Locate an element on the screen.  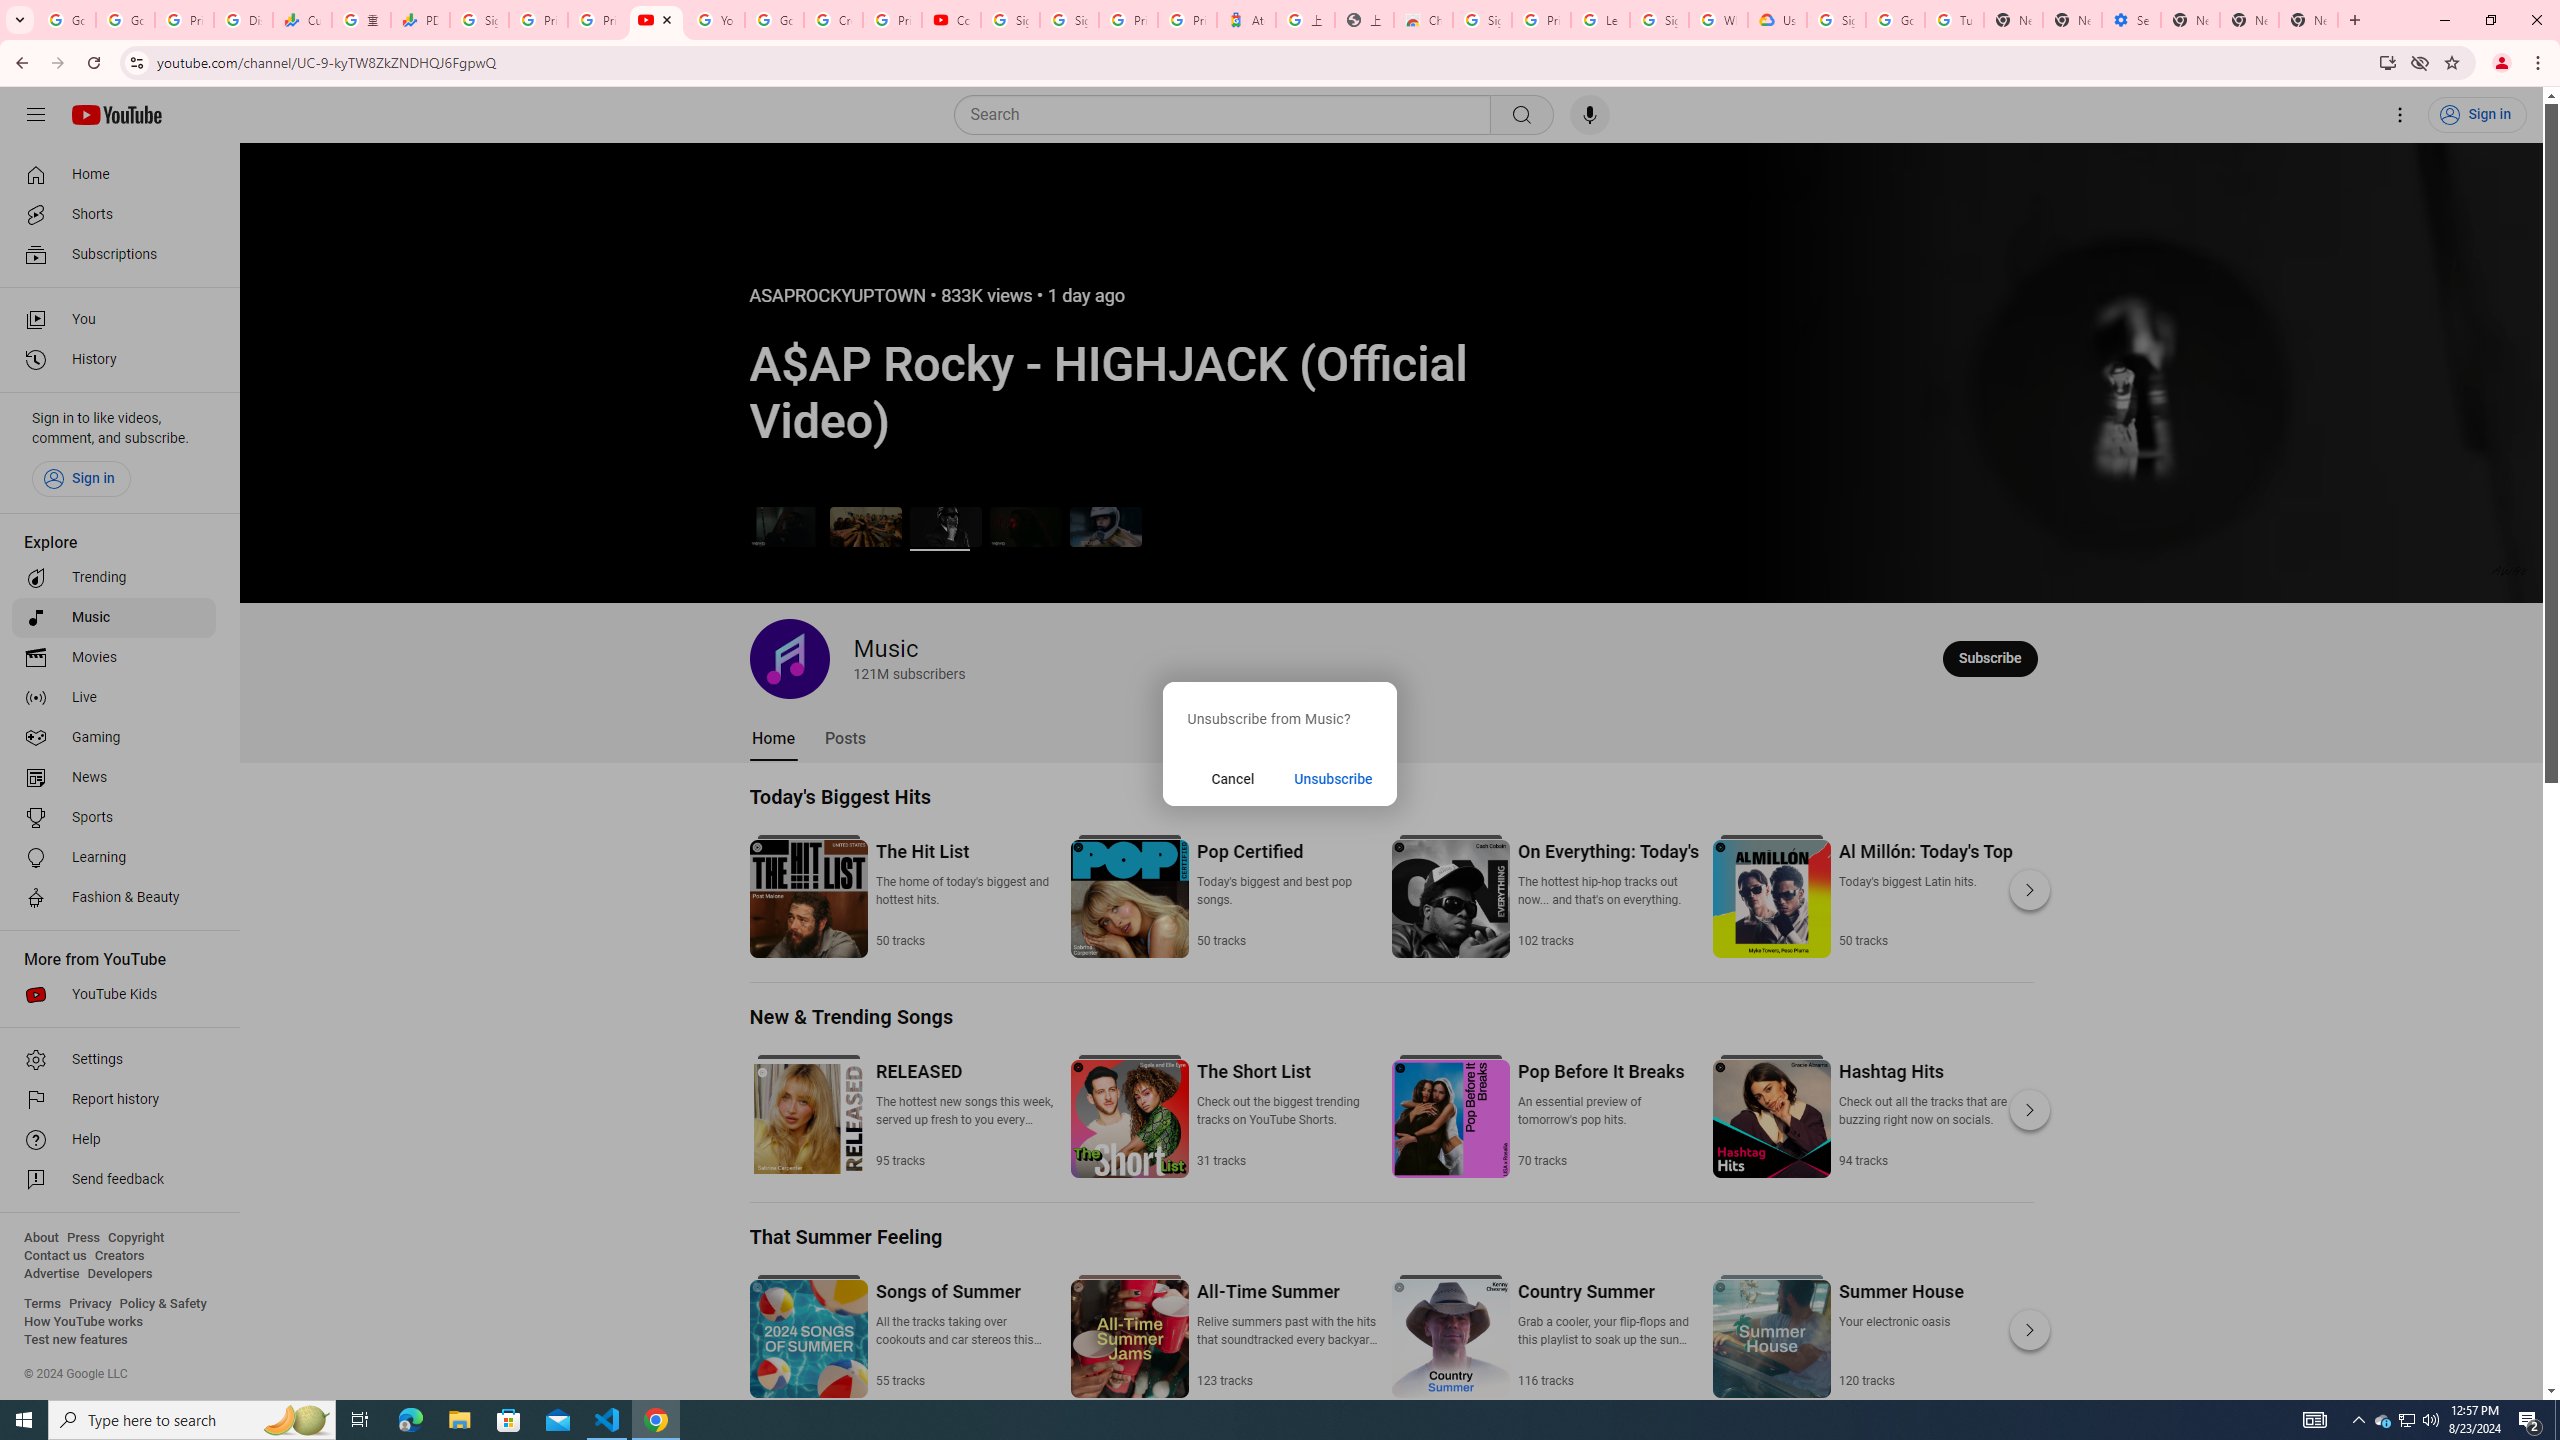
'Contact us' is located at coordinates (54, 1255).